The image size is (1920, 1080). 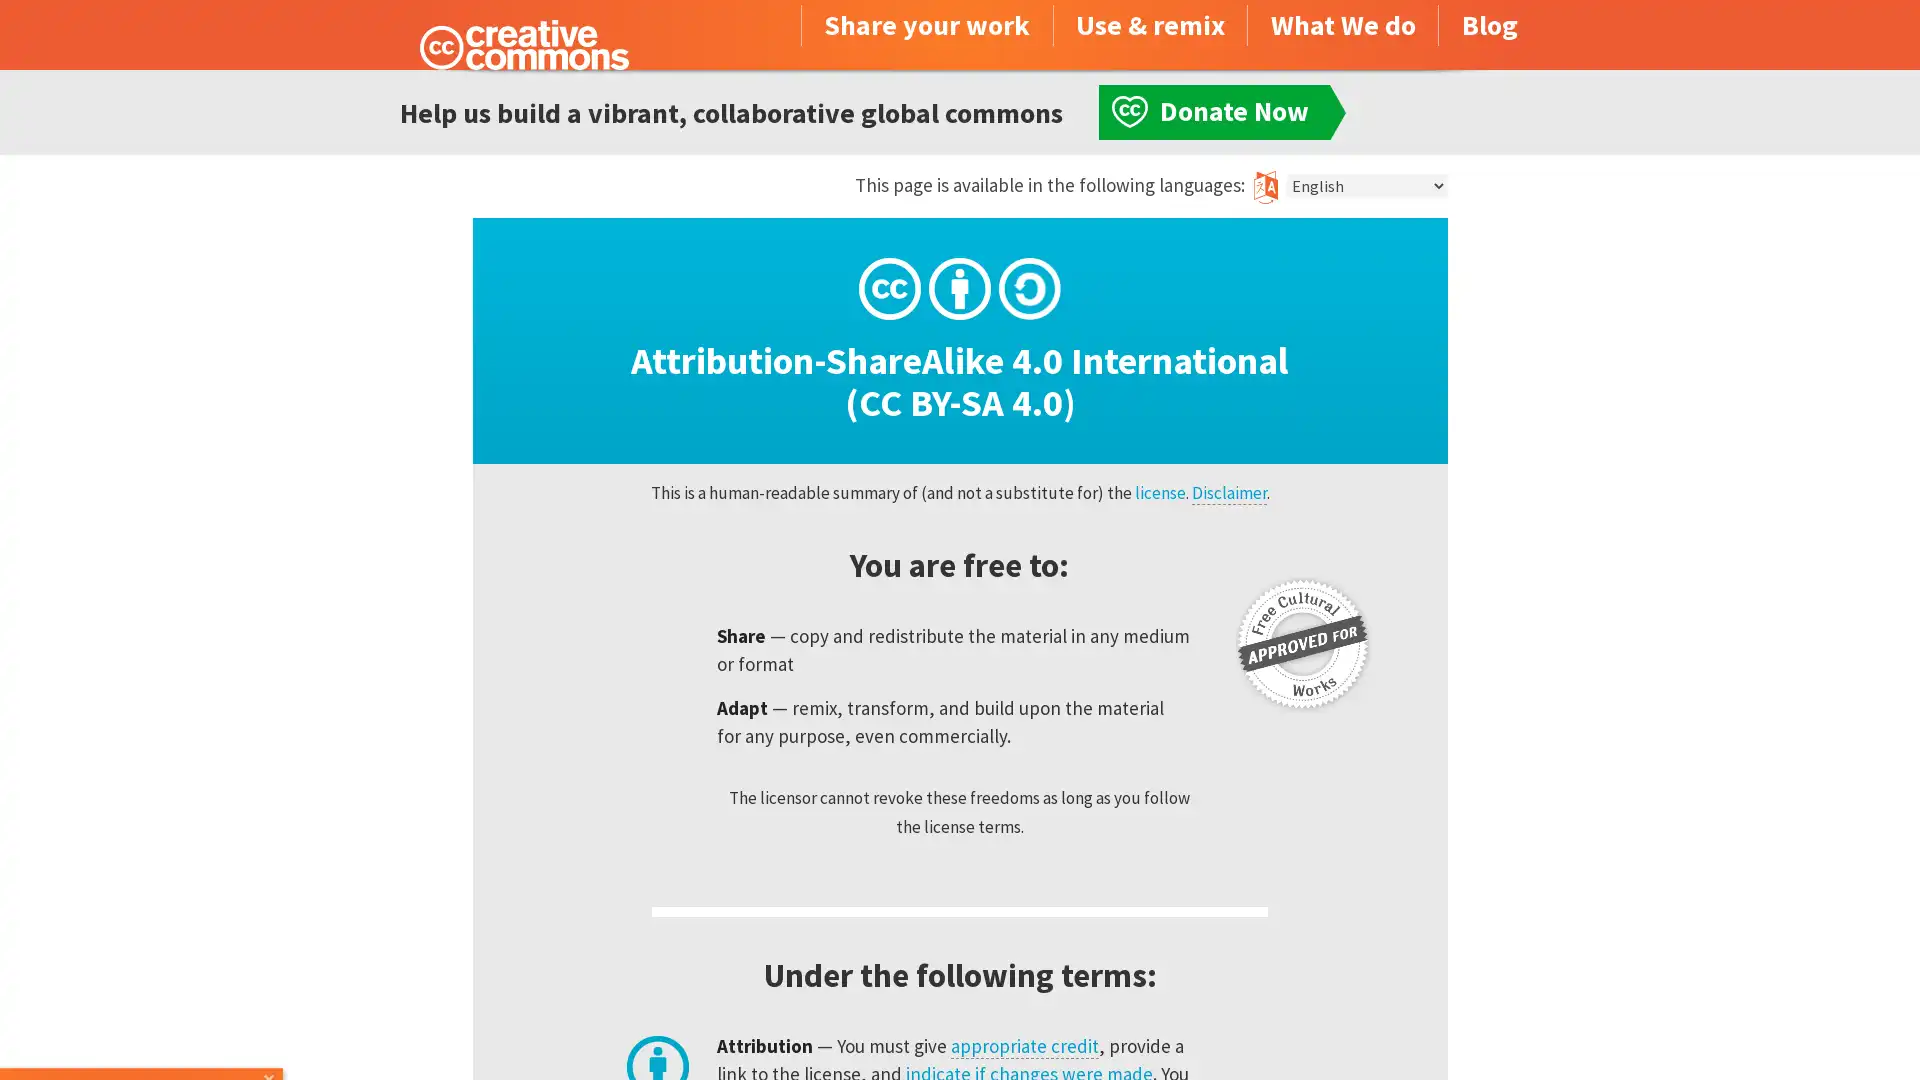 What do you see at coordinates (143, 1026) in the screenshot?
I see `Donate Now` at bounding box center [143, 1026].